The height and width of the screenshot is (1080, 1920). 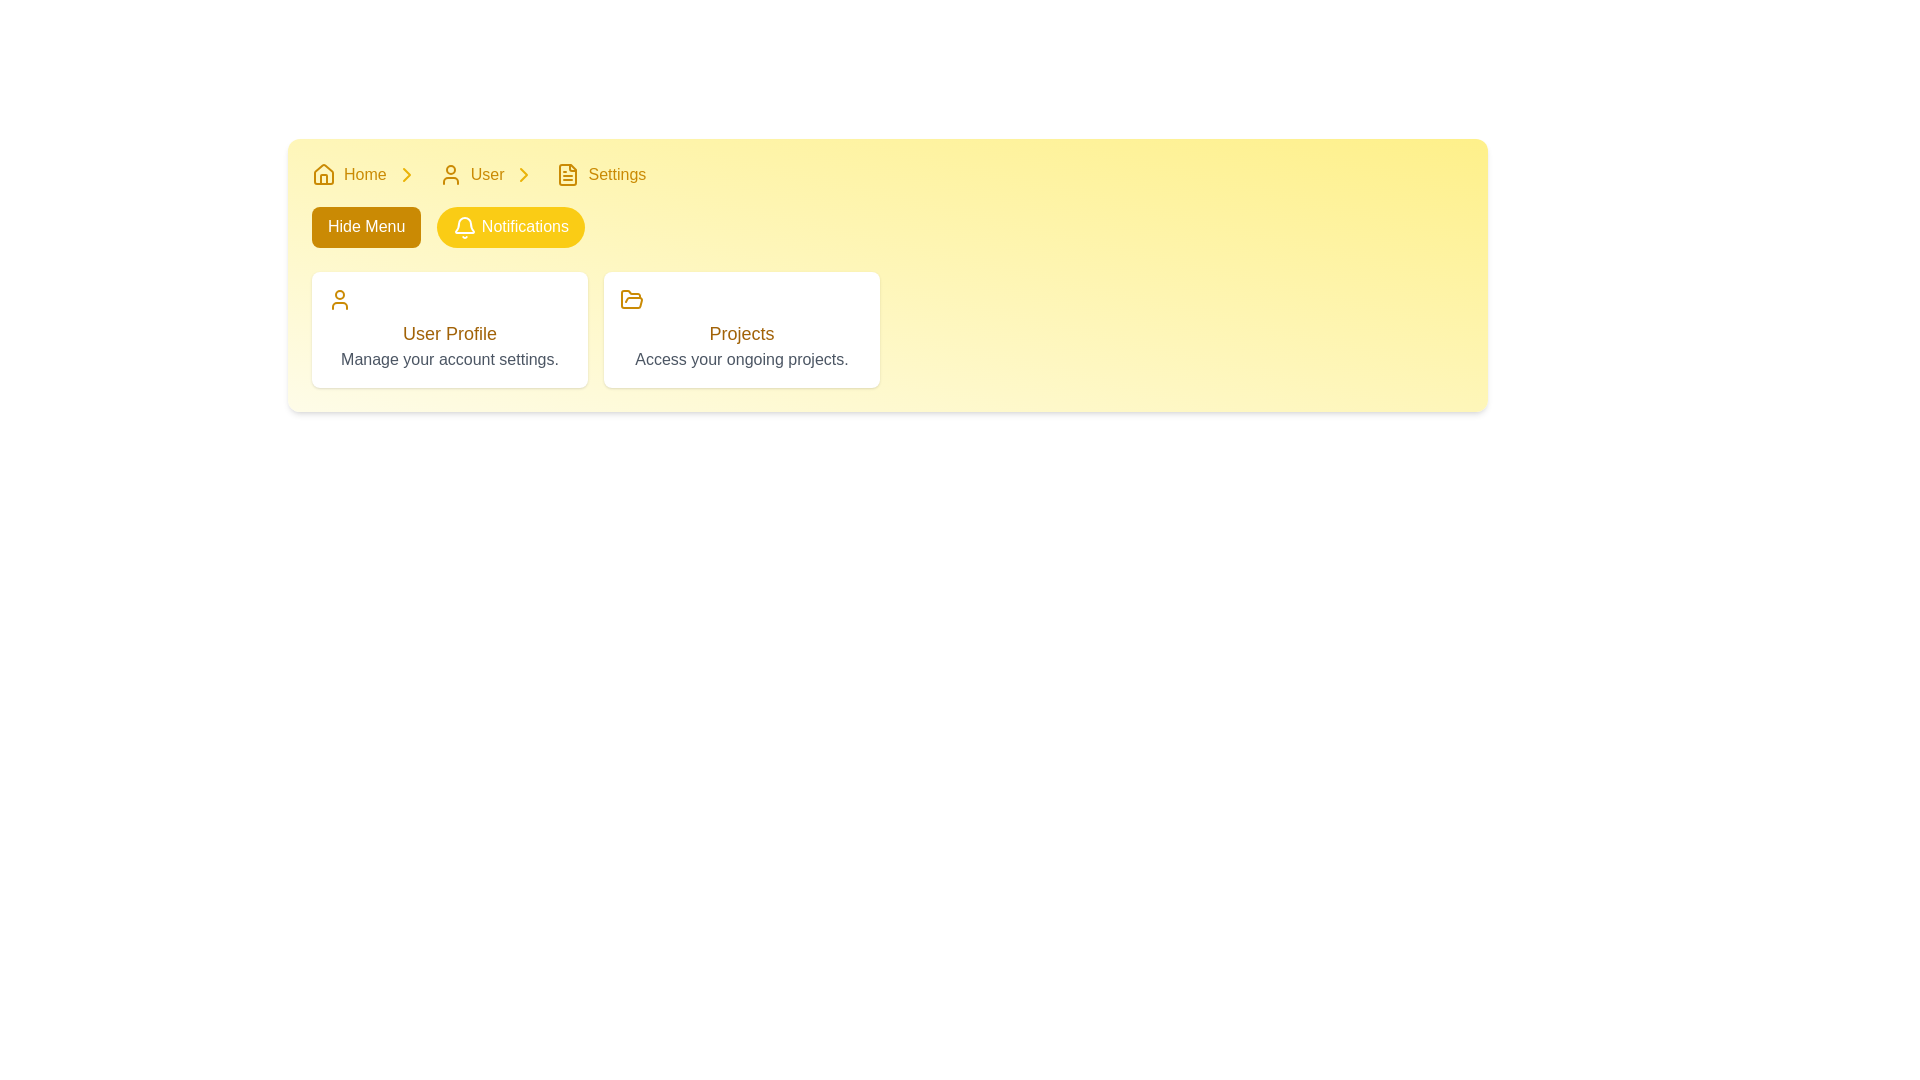 I want to click on the 'Settings' breadcrumb navigation link, which is styled in yellow and positioned in the top-right of the interface, so click(x=600, y=173).